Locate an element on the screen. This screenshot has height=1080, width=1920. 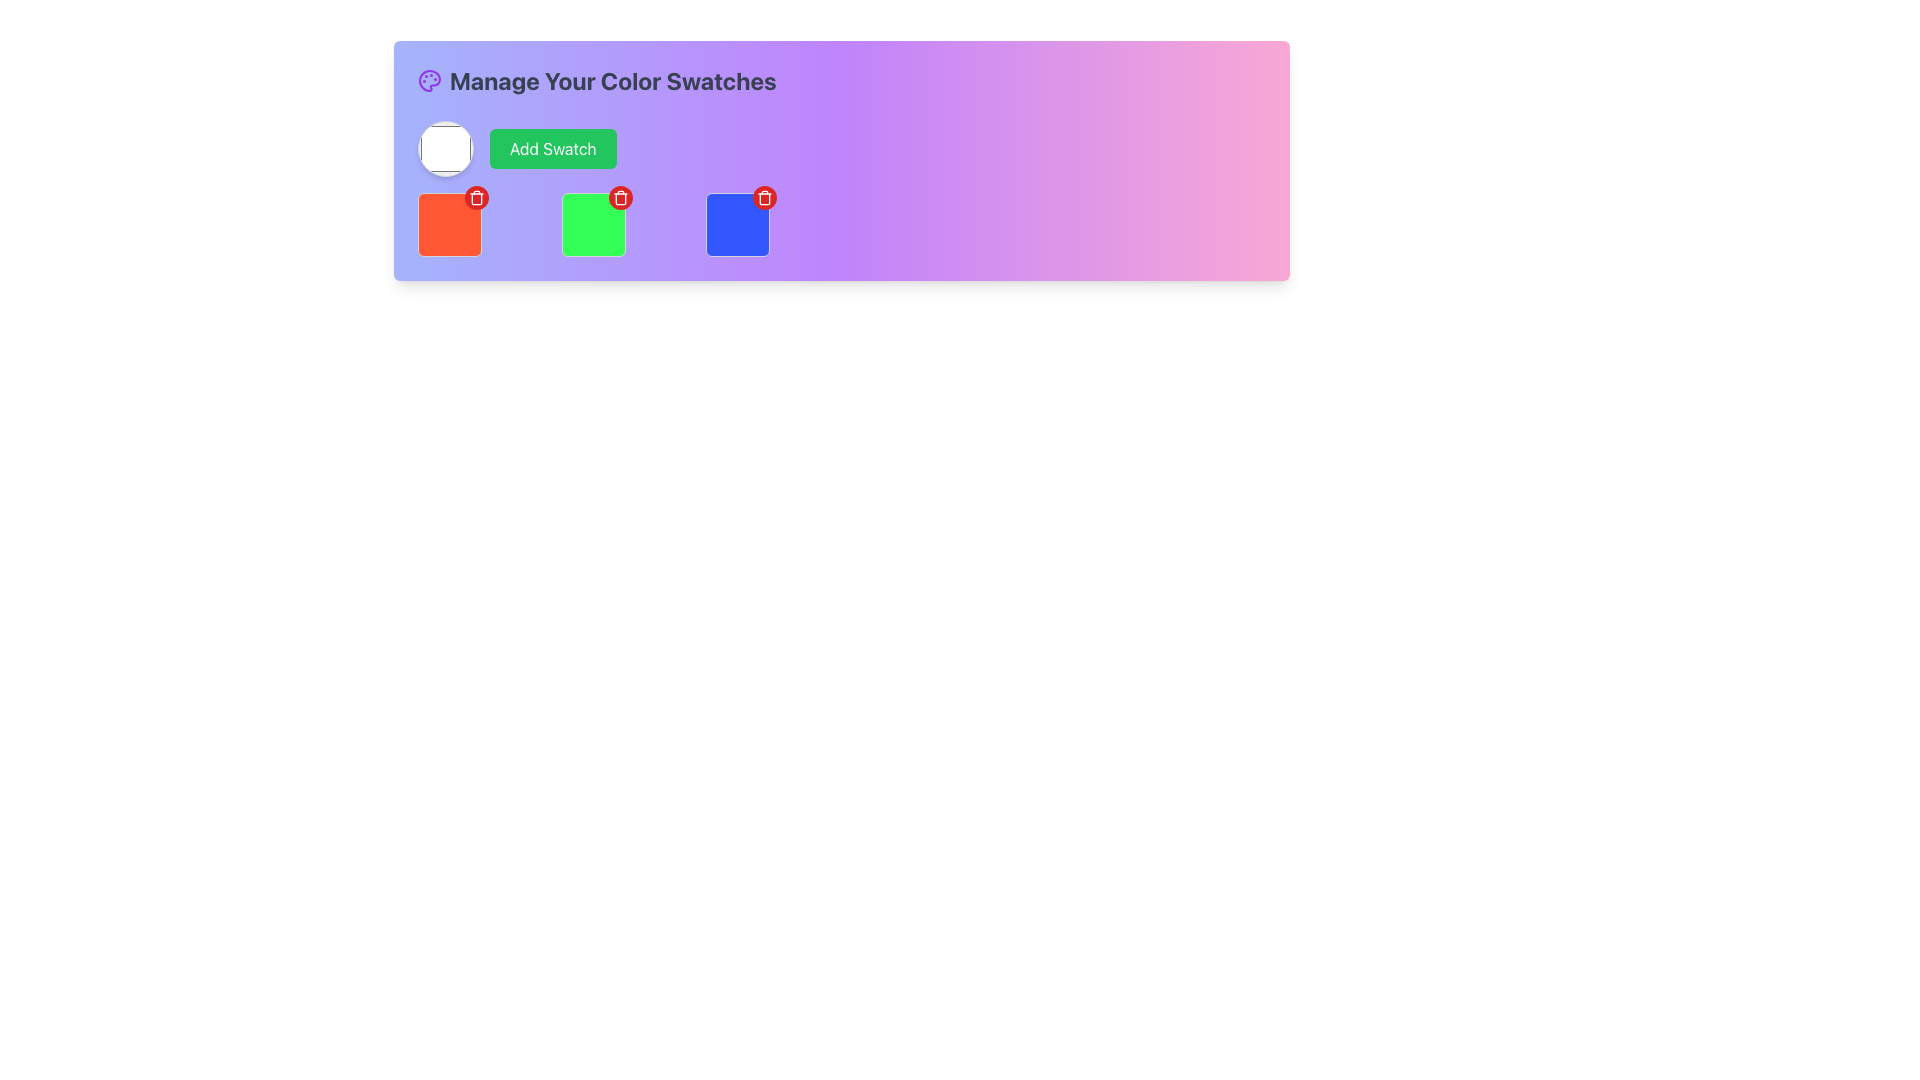
the delete icon located in the top-right corner of the red-orange selectable color swatch with rounded corners, which is the first block in a series of colored blocks is located at coordinates (449, 224).